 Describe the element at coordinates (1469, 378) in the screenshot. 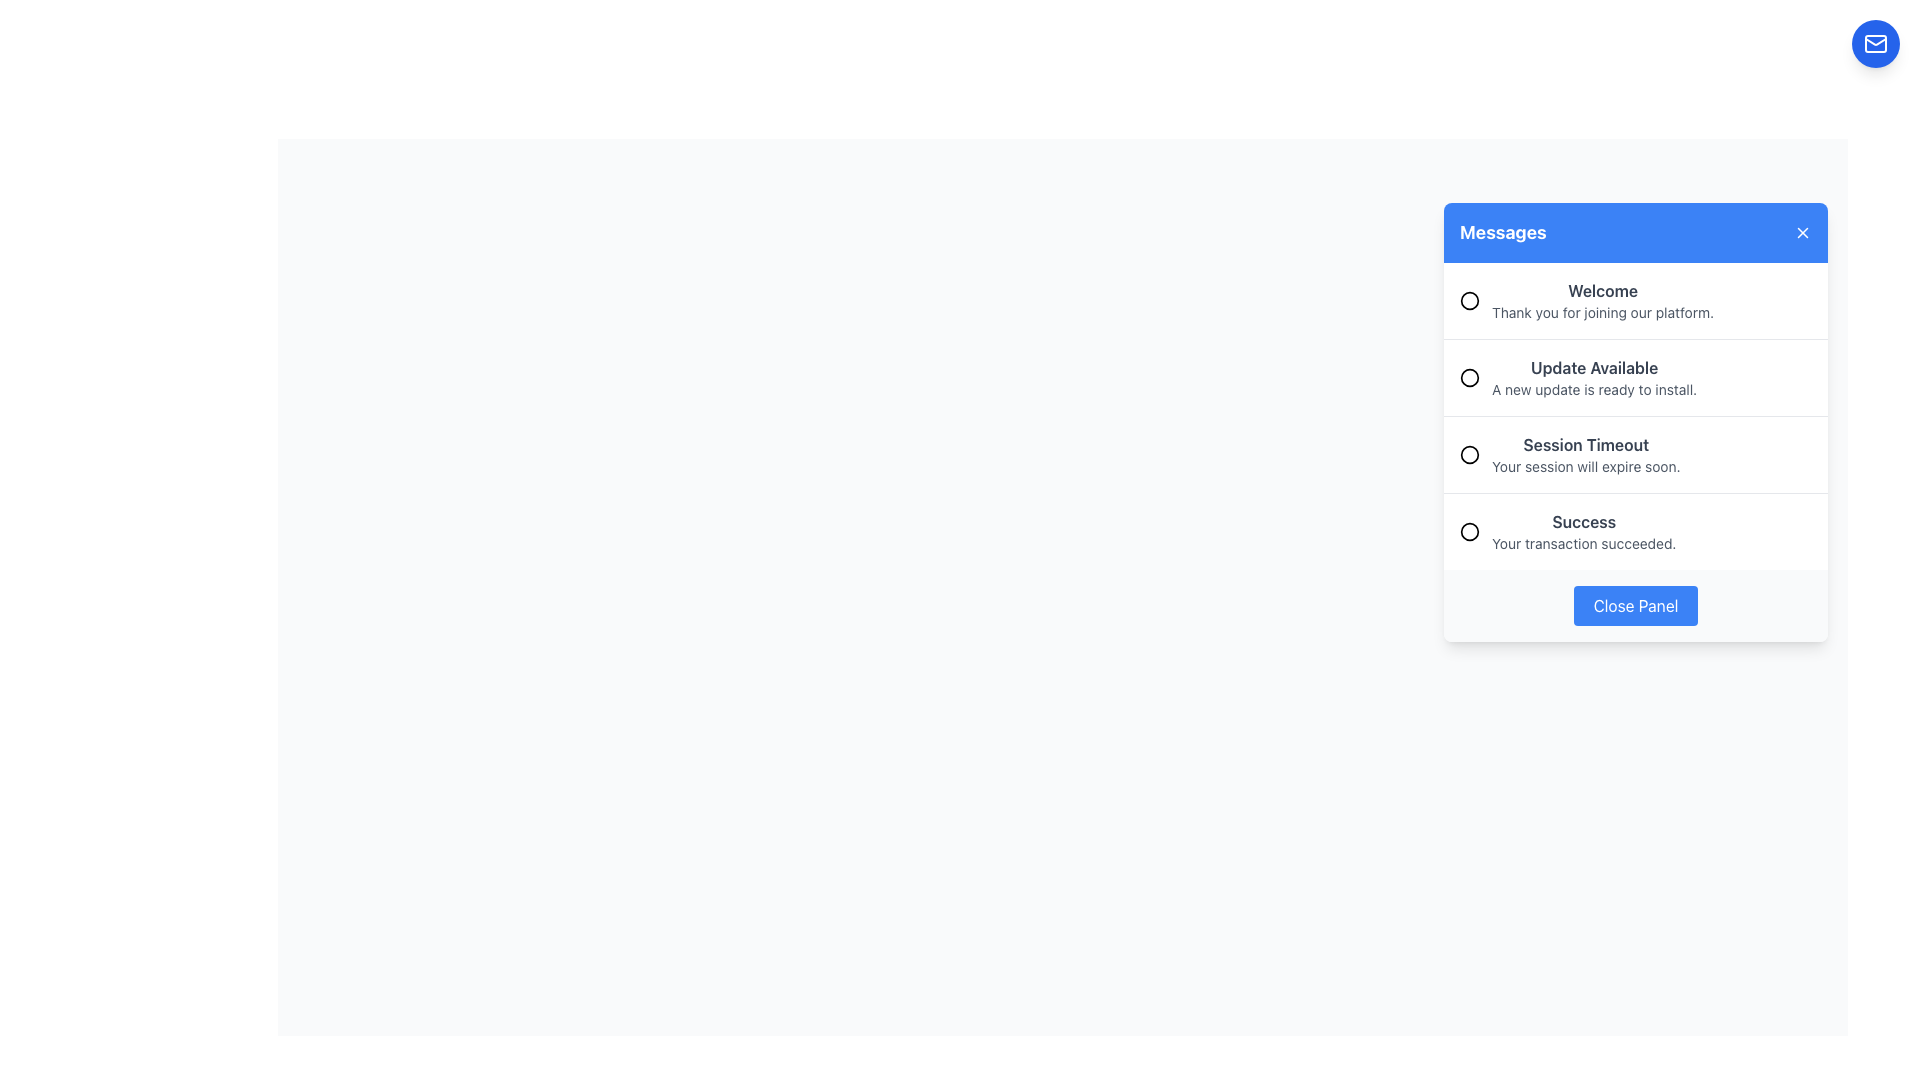

I see `the circle icon located in the 'Update Available' section of the 'Messages' panel, which is a 10px radius outlined circle` at that location.